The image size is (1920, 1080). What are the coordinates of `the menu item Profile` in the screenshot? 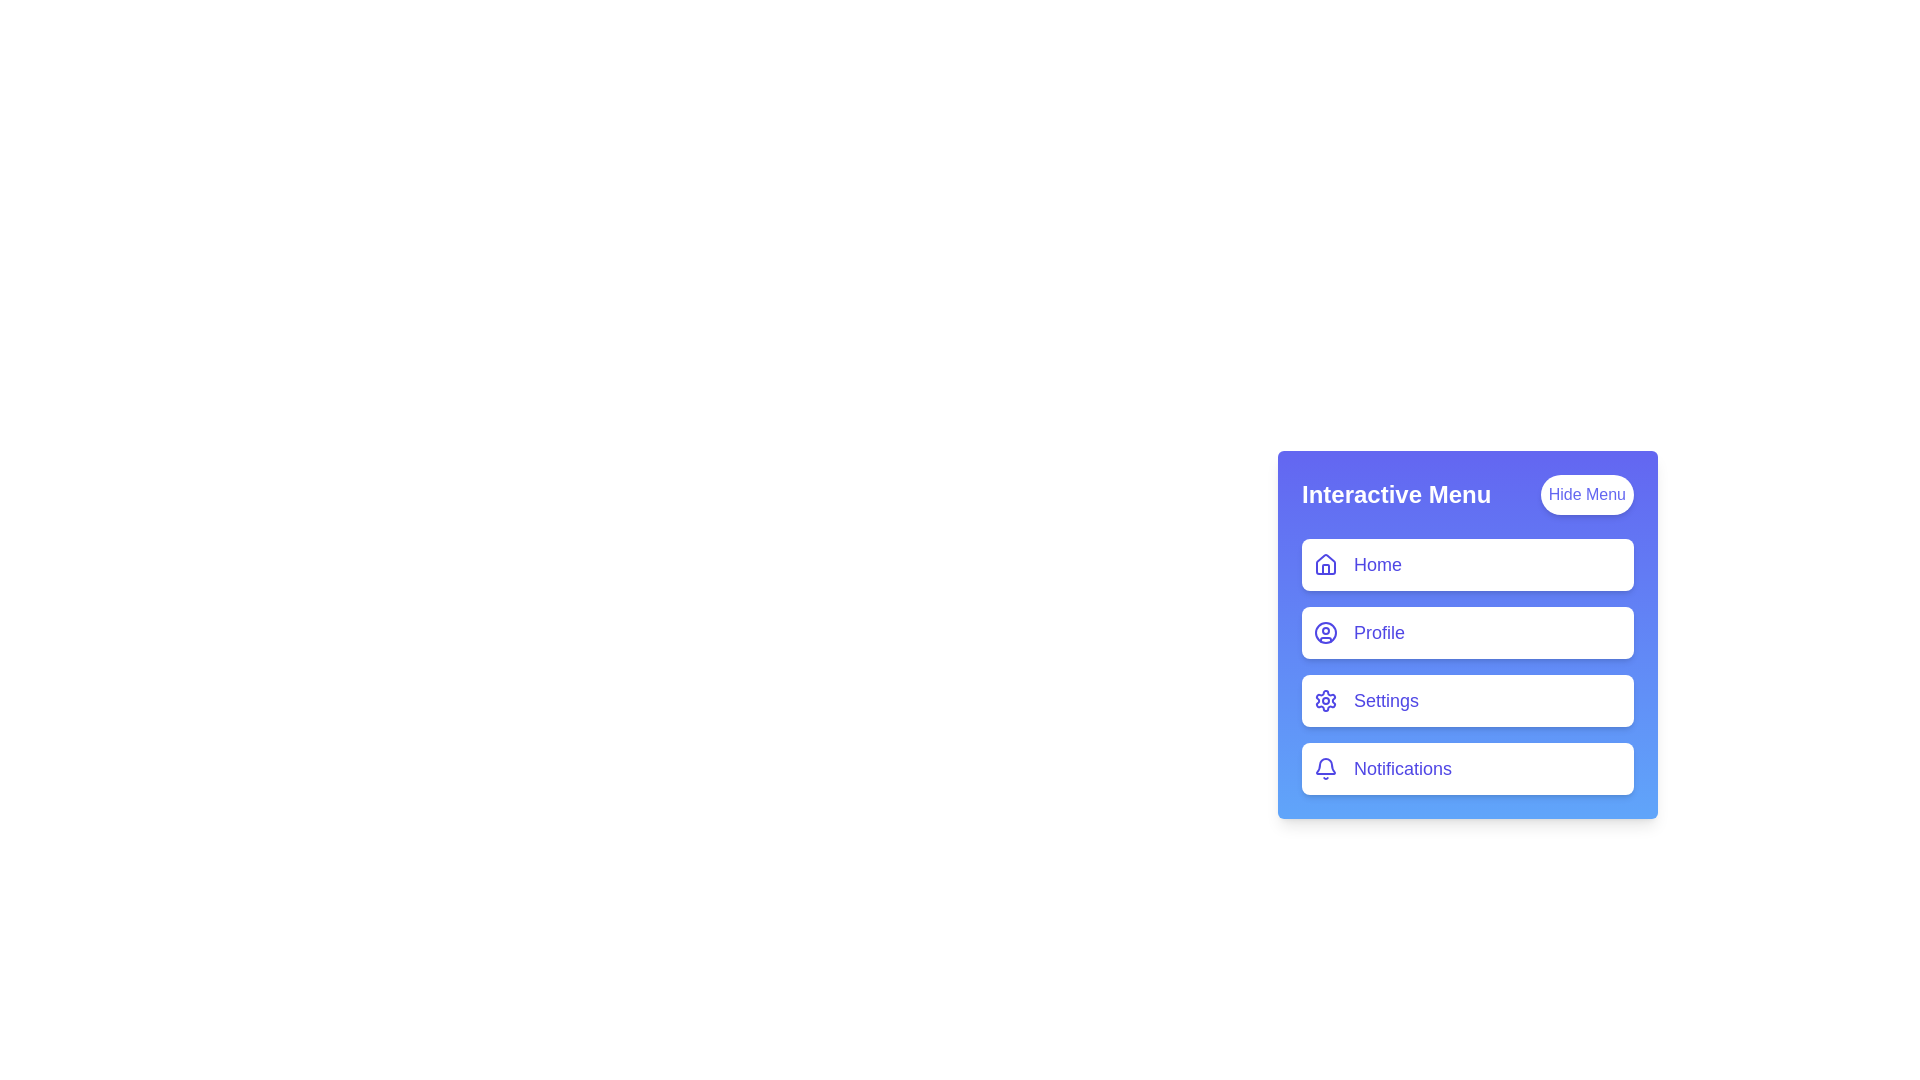 It's located at (1468, 632).